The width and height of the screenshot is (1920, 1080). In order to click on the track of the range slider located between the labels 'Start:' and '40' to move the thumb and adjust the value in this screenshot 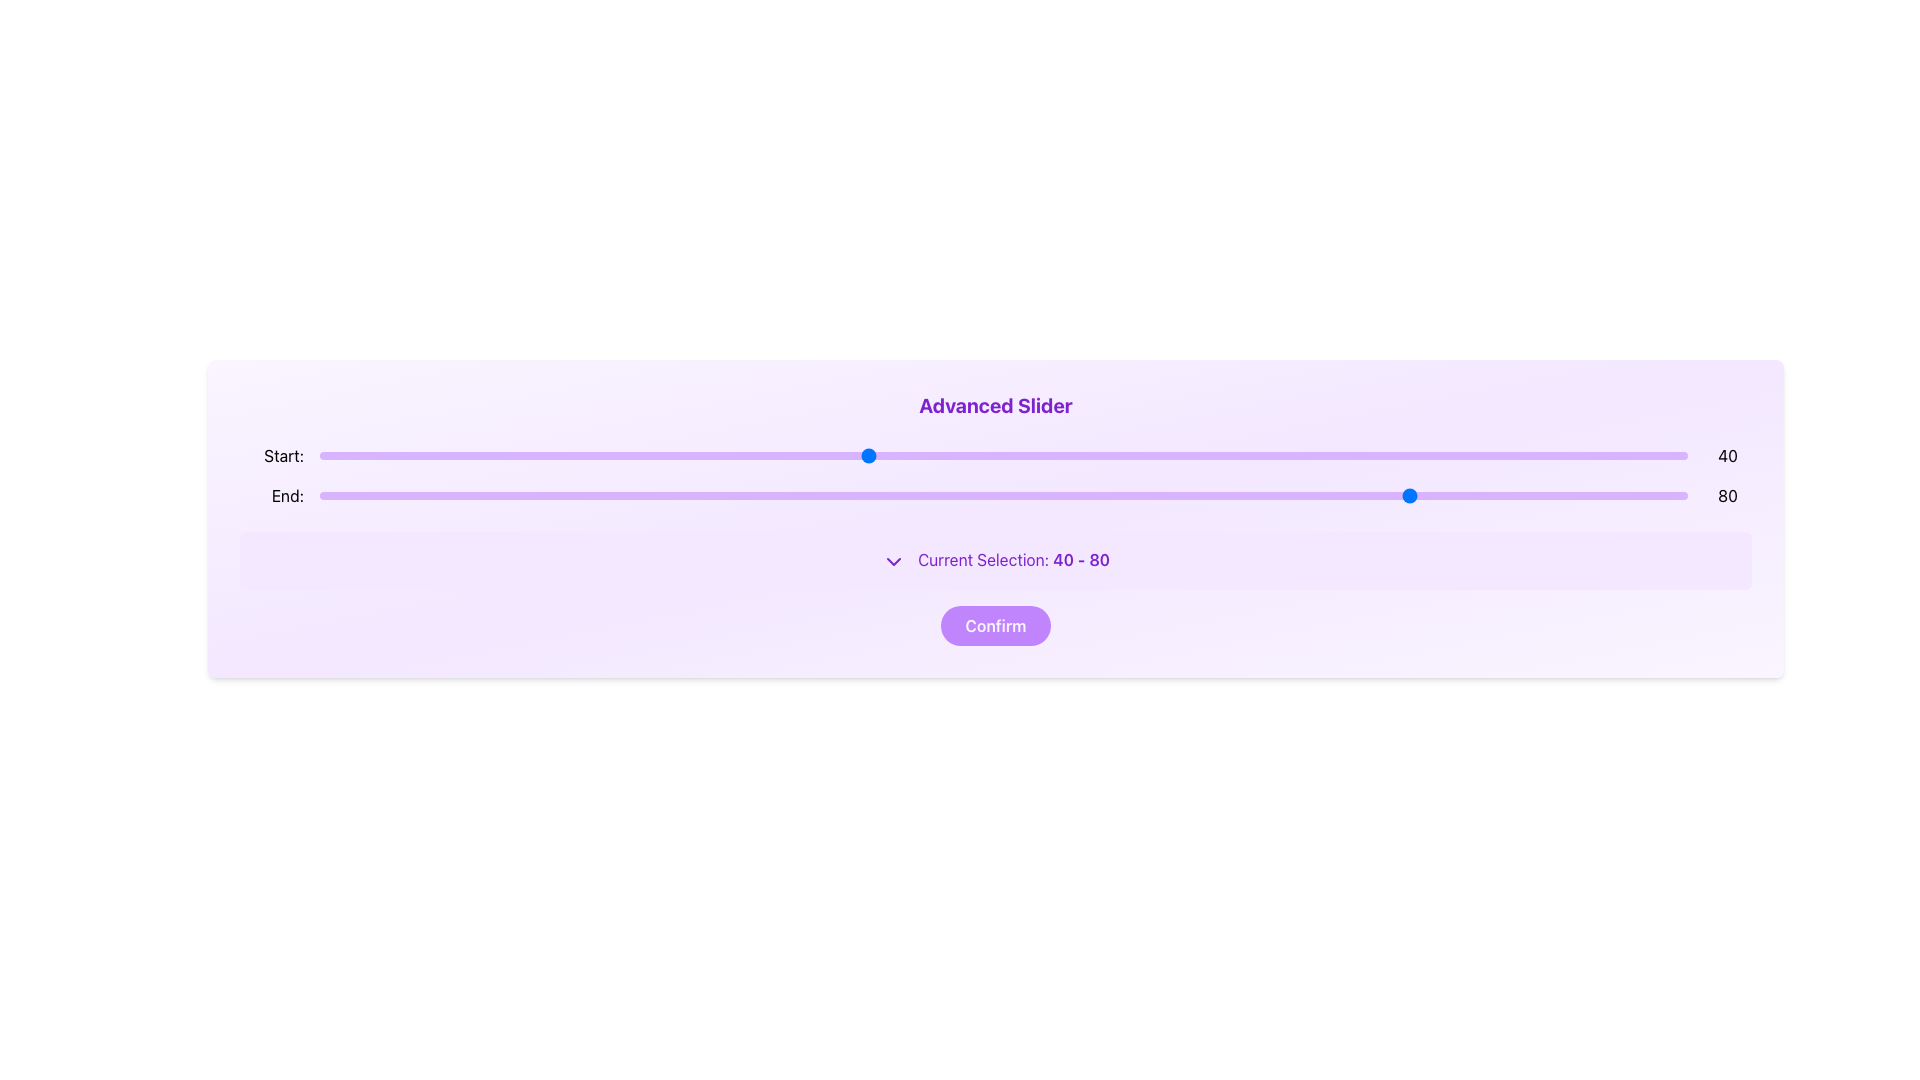, I will do `click(1003, 455)`.